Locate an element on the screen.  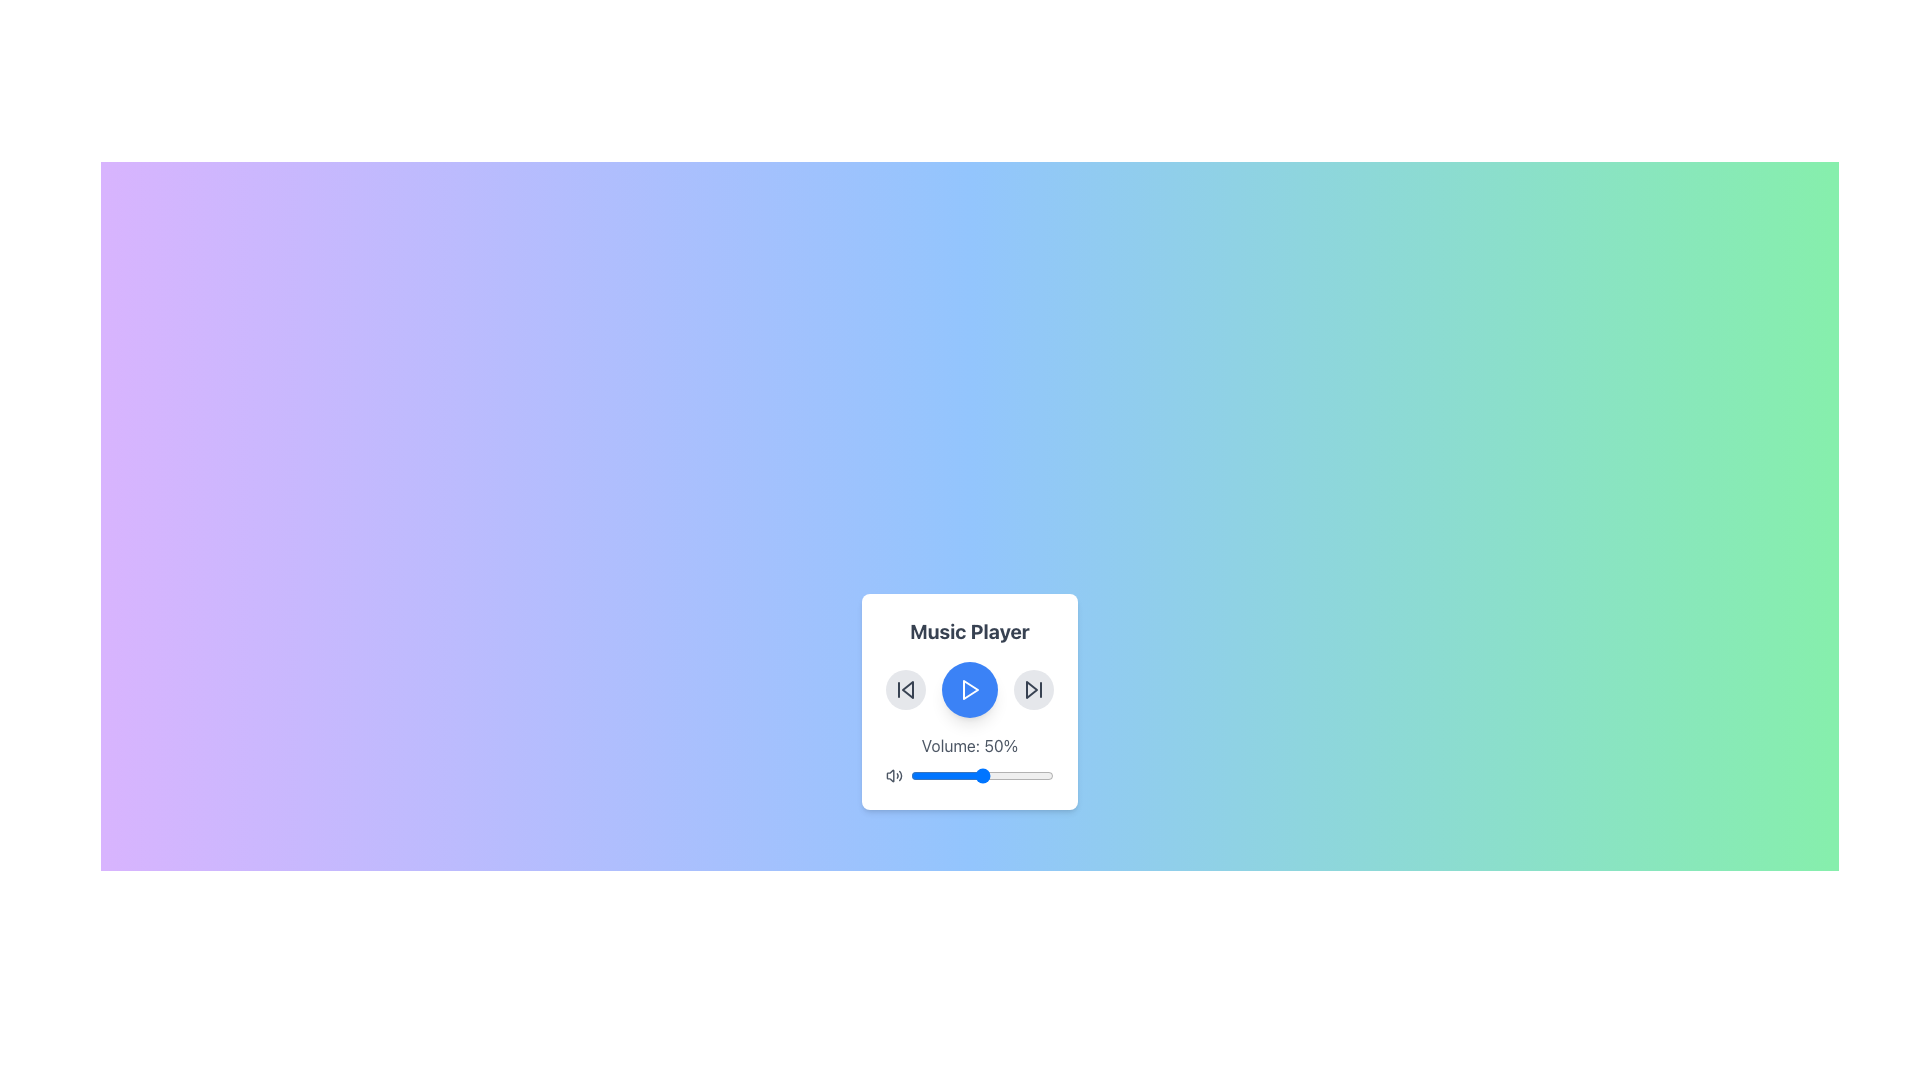
the volume control icon at the bottom-left corner of the music player interface is located at coordinates (889, 774).